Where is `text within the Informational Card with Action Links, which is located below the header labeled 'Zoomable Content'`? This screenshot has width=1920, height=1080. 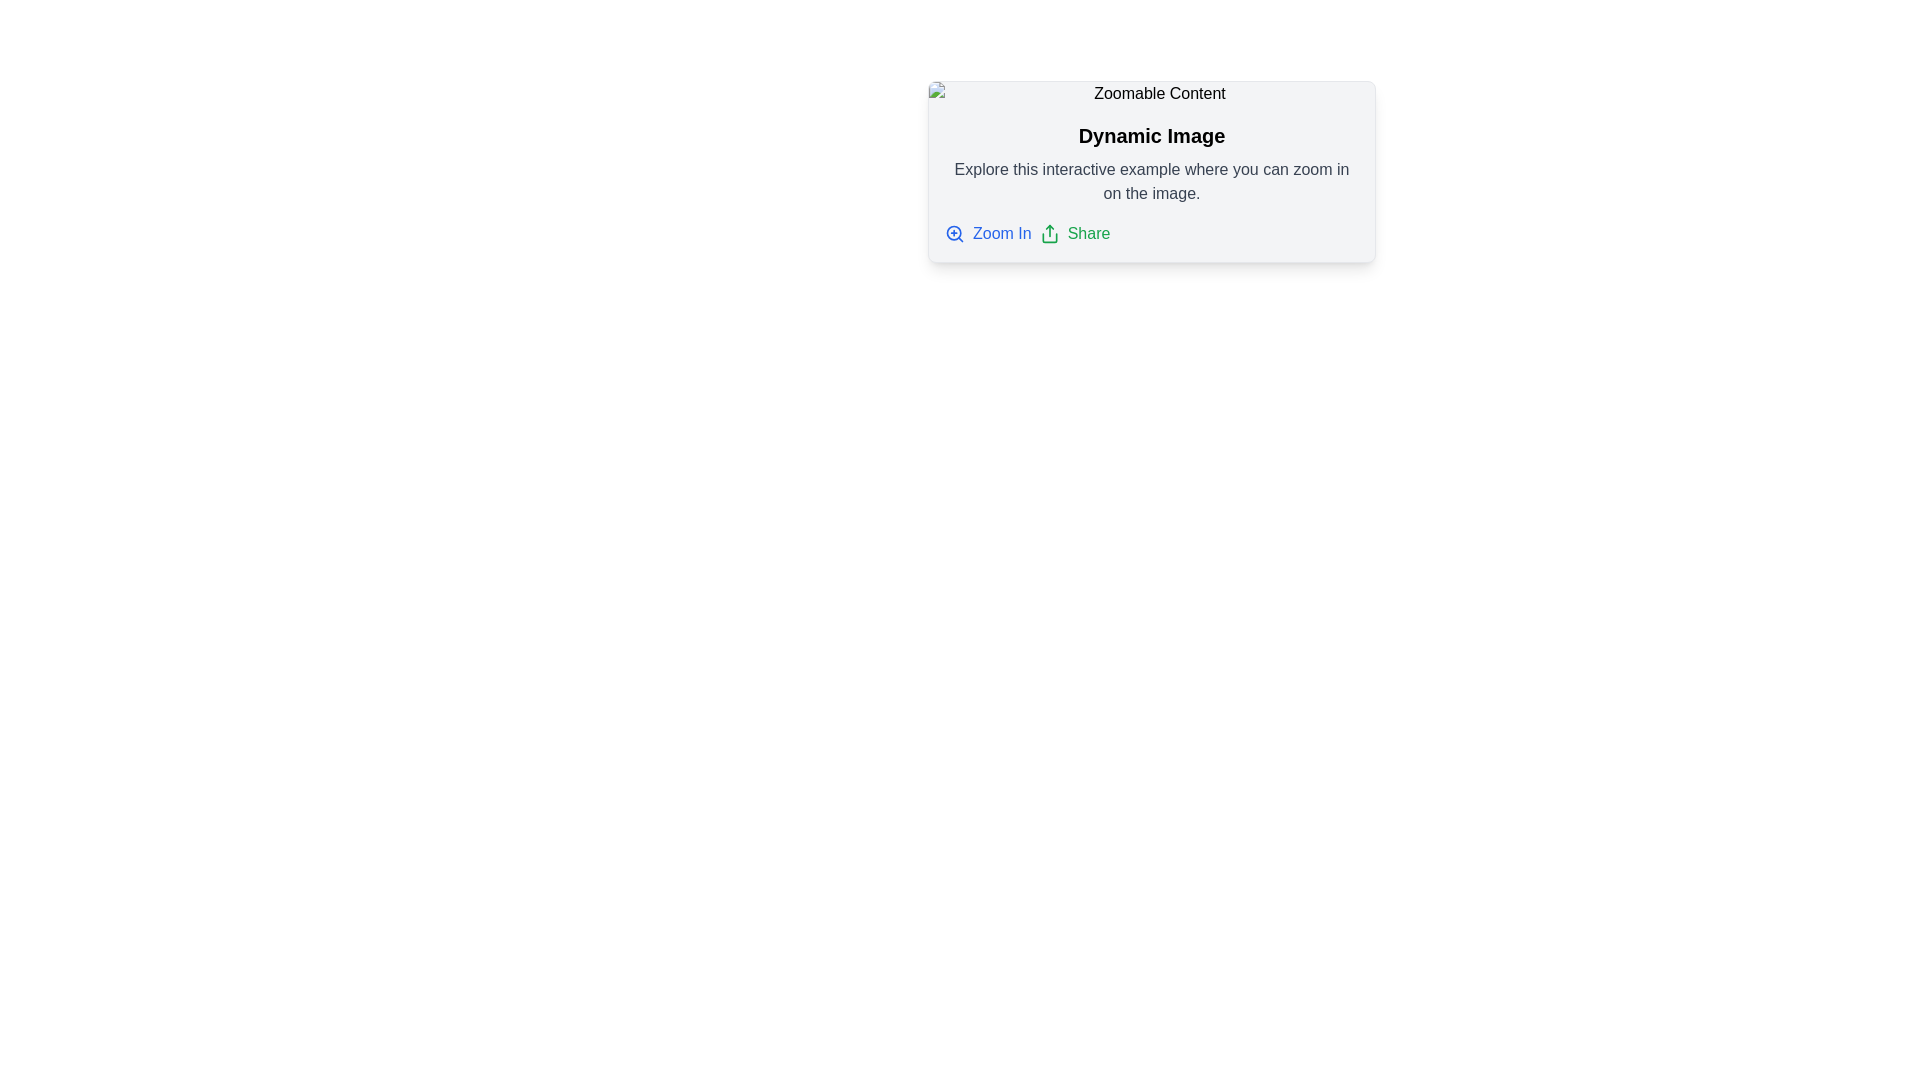
text within the Informational Card with Action Links, which is located below the header labeled 'Zoomable Content' is located at coordinates (1152, 184).